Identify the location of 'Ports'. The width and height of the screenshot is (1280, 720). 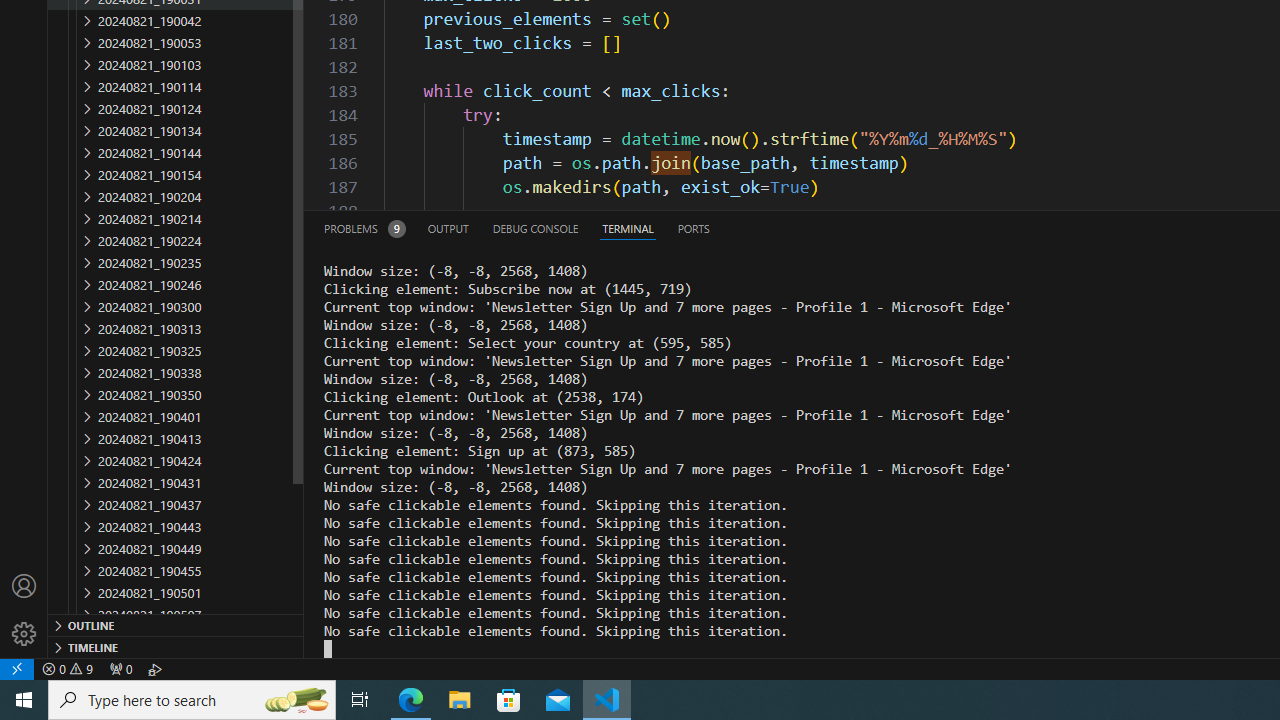
(693, 227).